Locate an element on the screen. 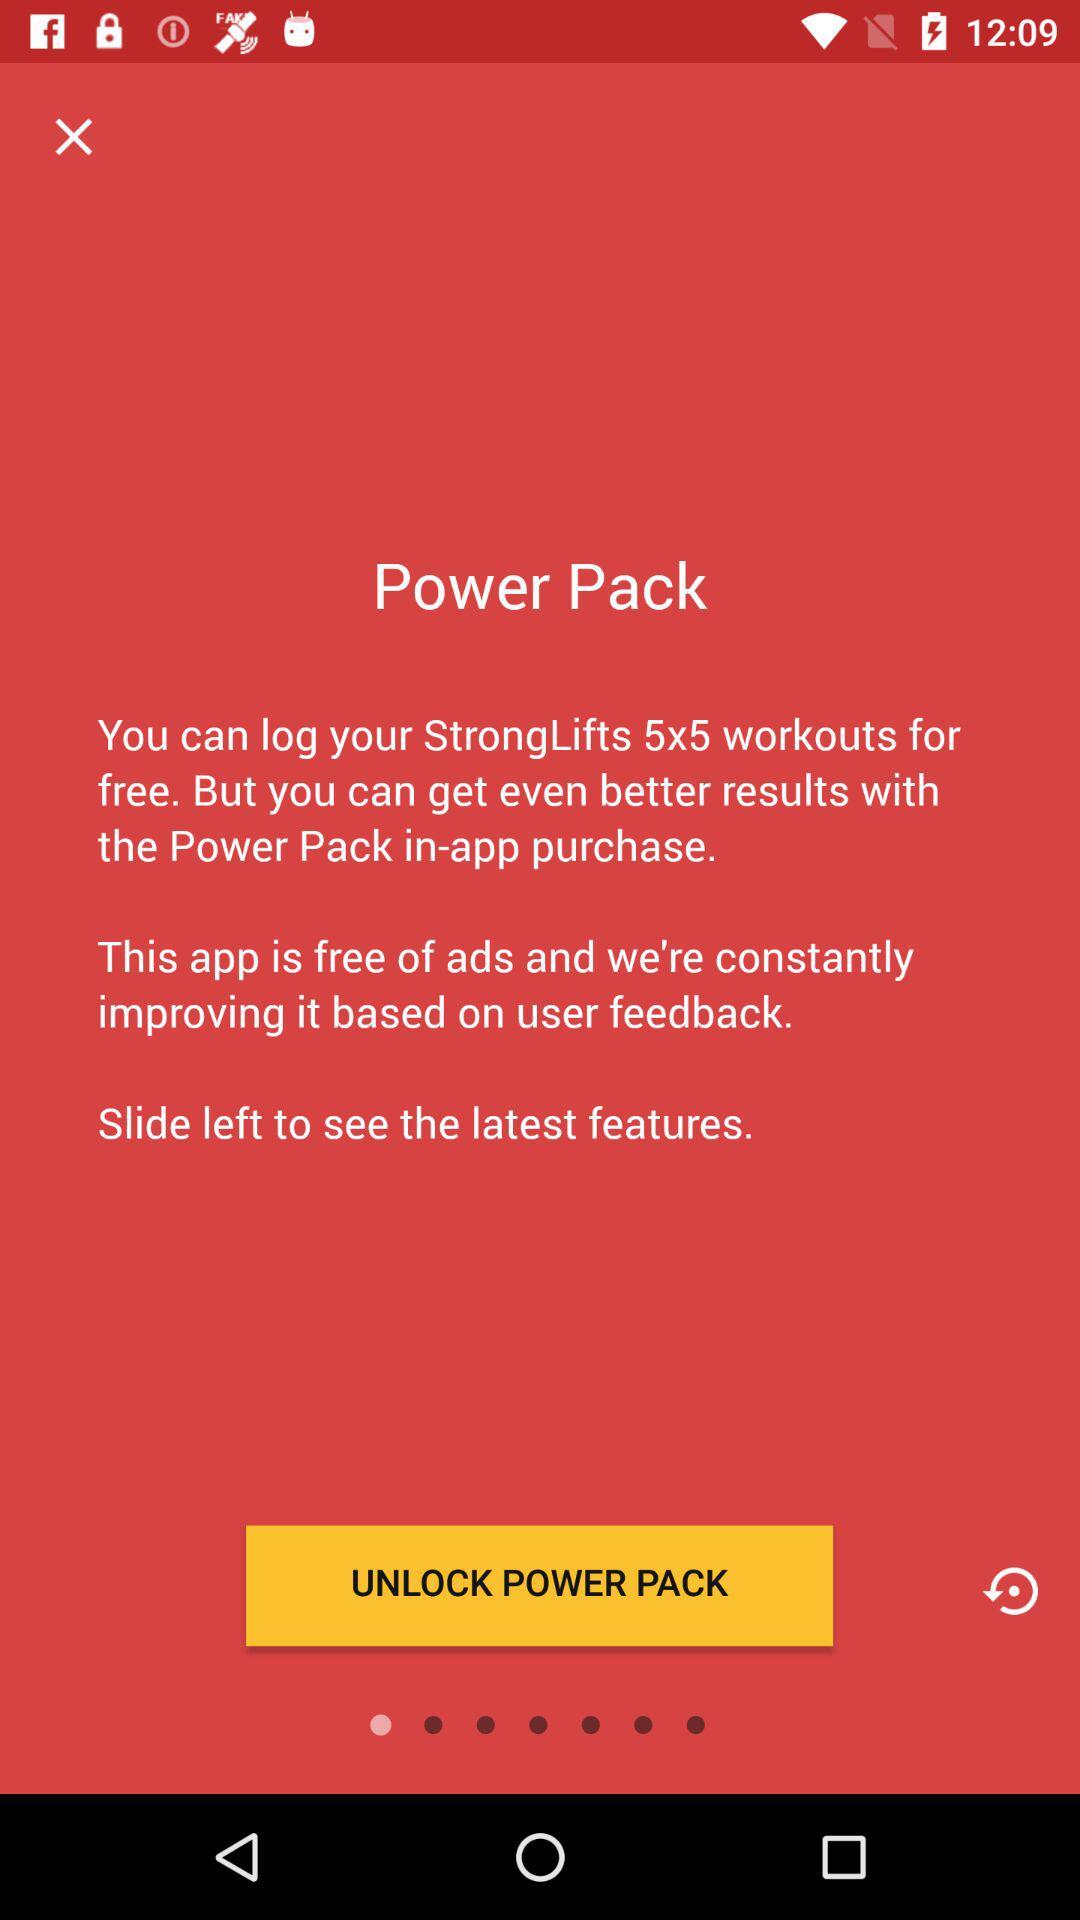 The width and height of the screenshot is (1080, 1920). the history icon is located at coordinates (1010, 1590).